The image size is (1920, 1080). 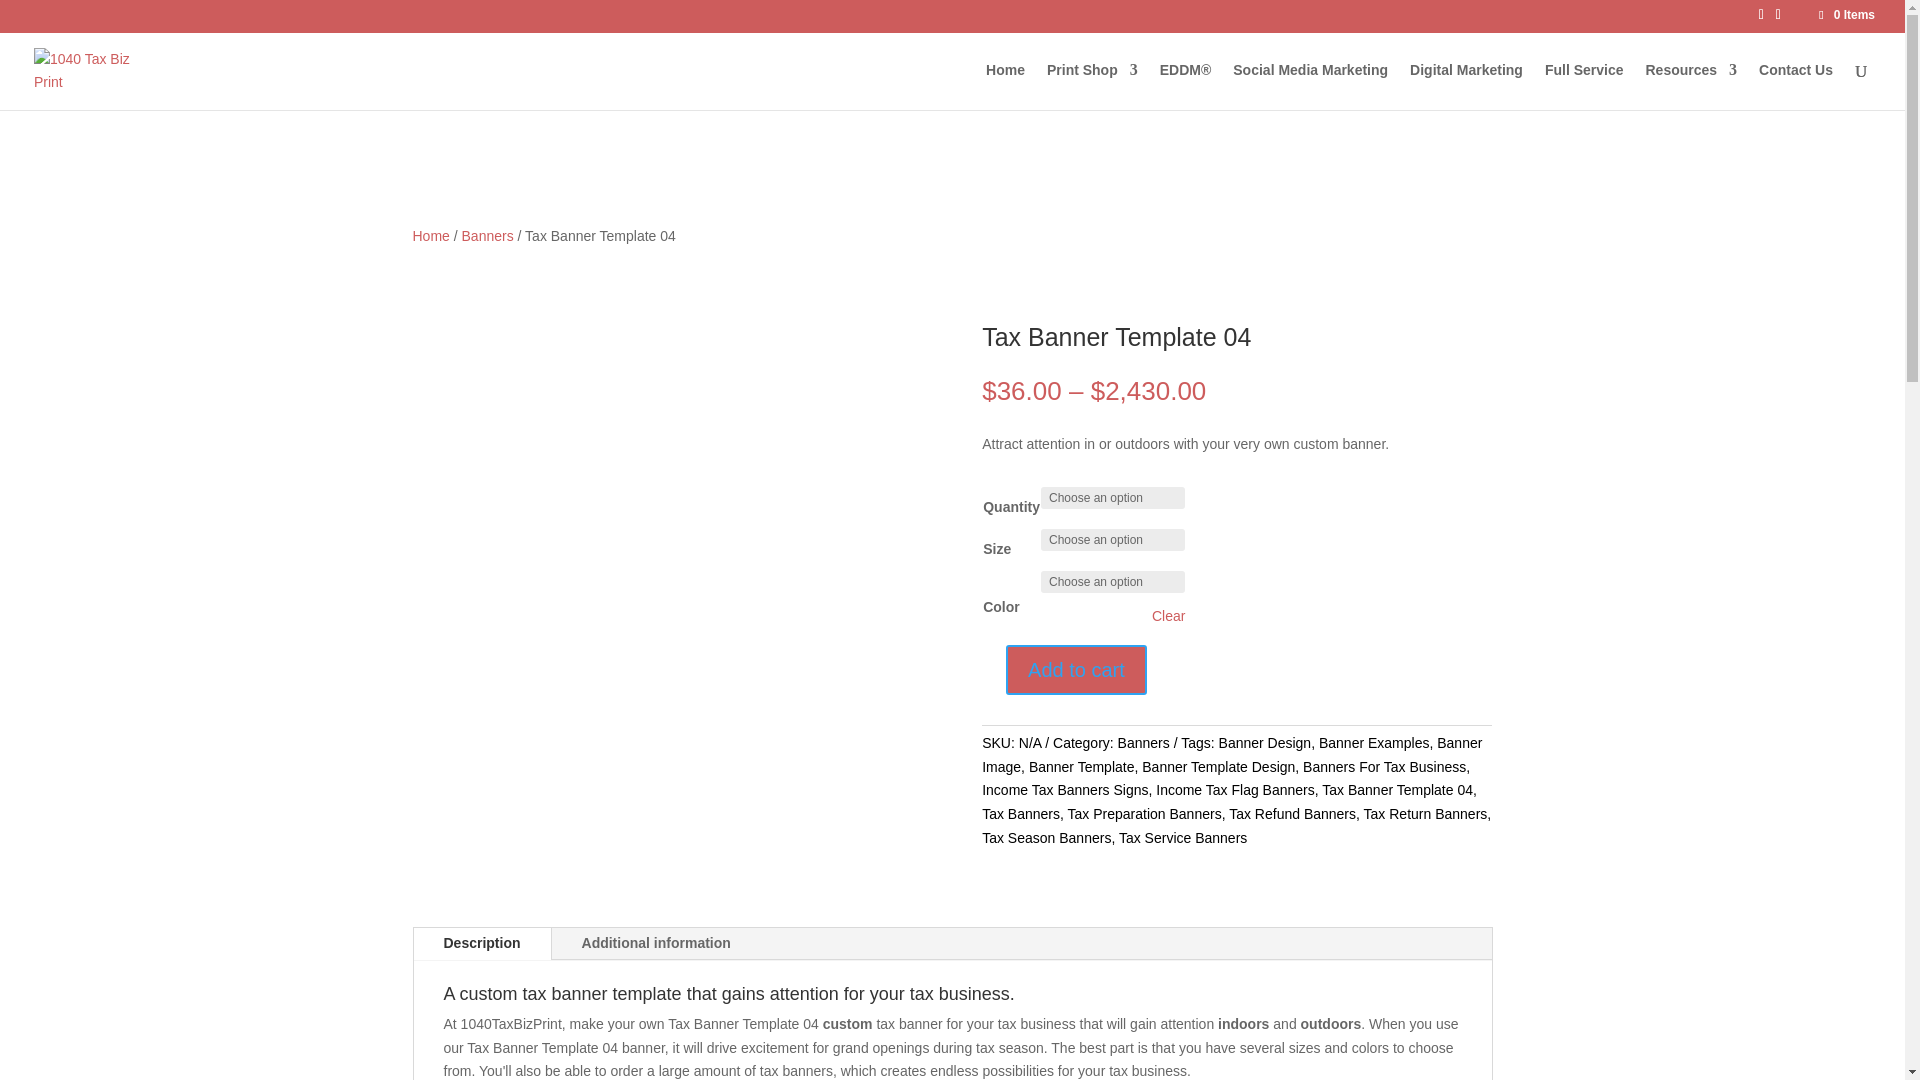 What do you see at coordinates (1373, 743) in the screenshot?
I see `'Banner Examples'` at bounding box center [1373, 743].